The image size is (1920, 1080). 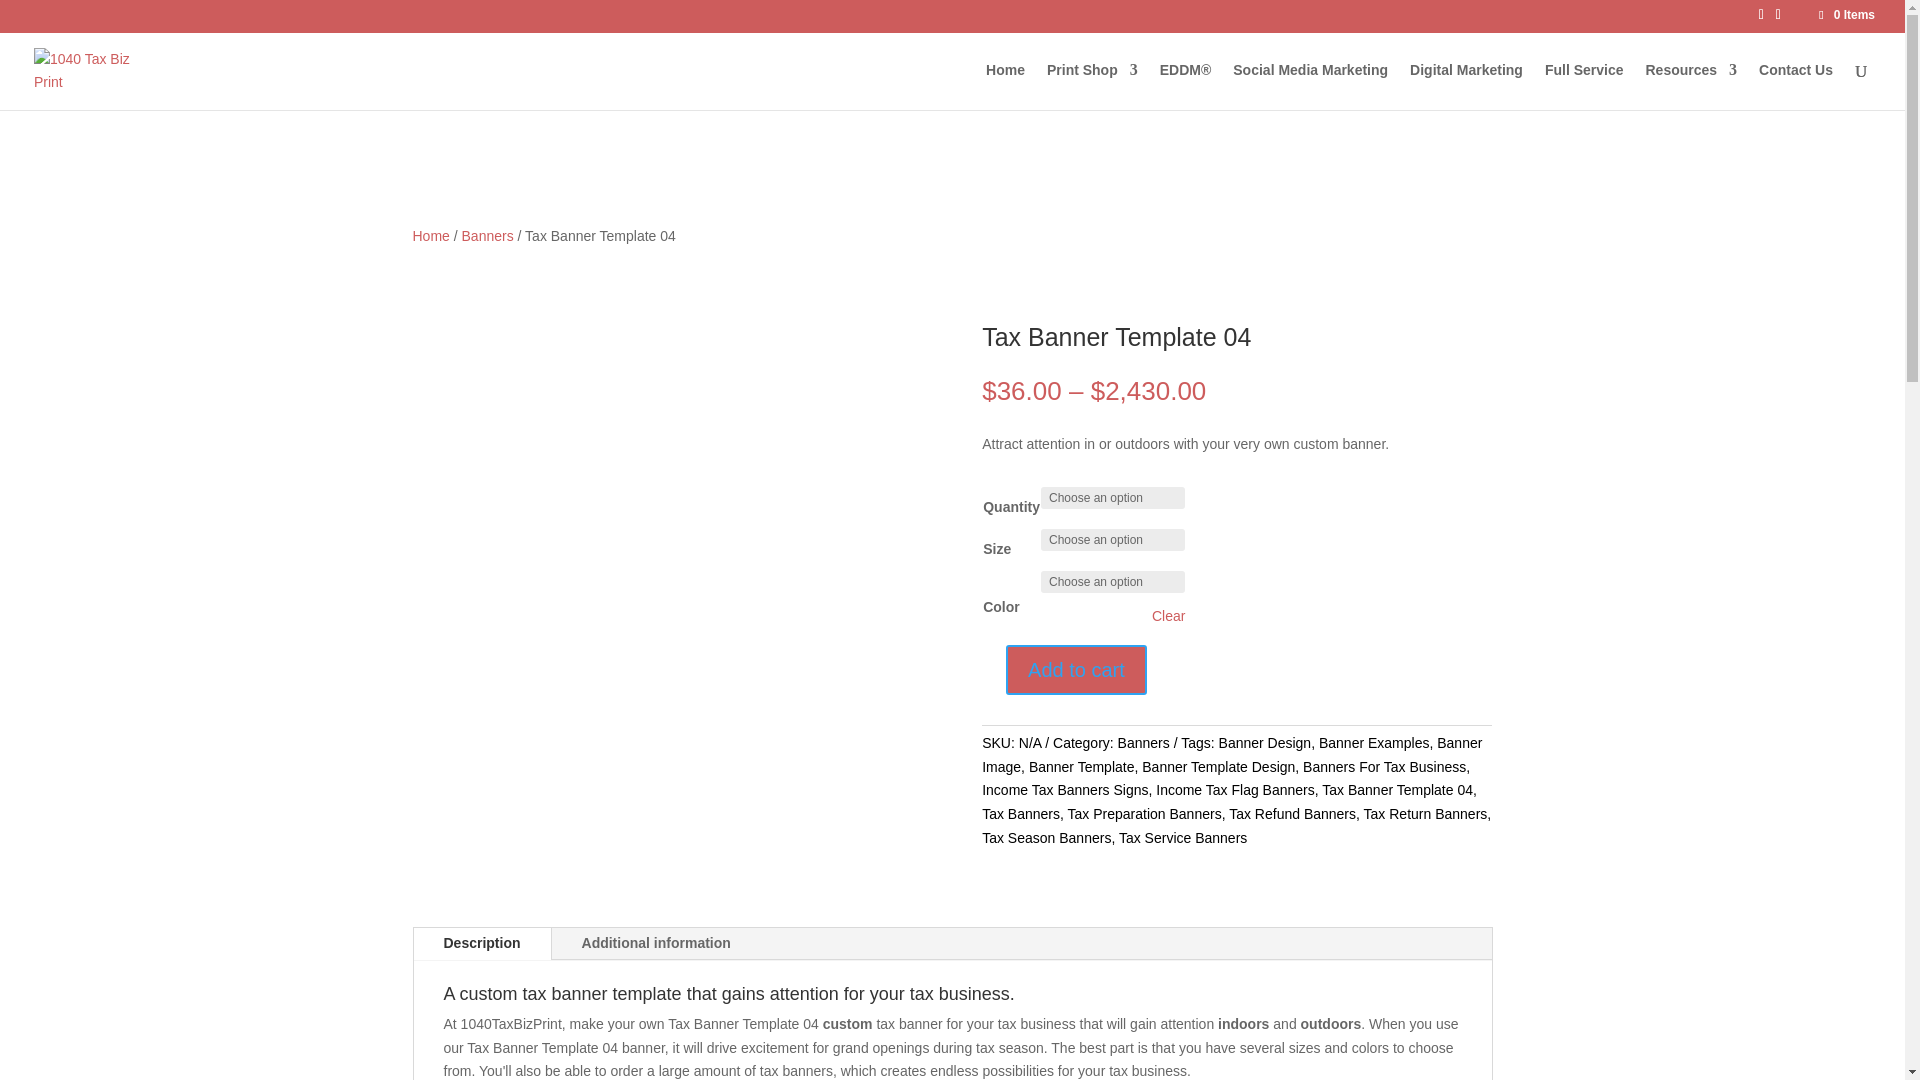 What do you see at coordinates (1373, 743) in the screenshot?
I see `'Banner Examples'` at bounding box center [1373, 743].